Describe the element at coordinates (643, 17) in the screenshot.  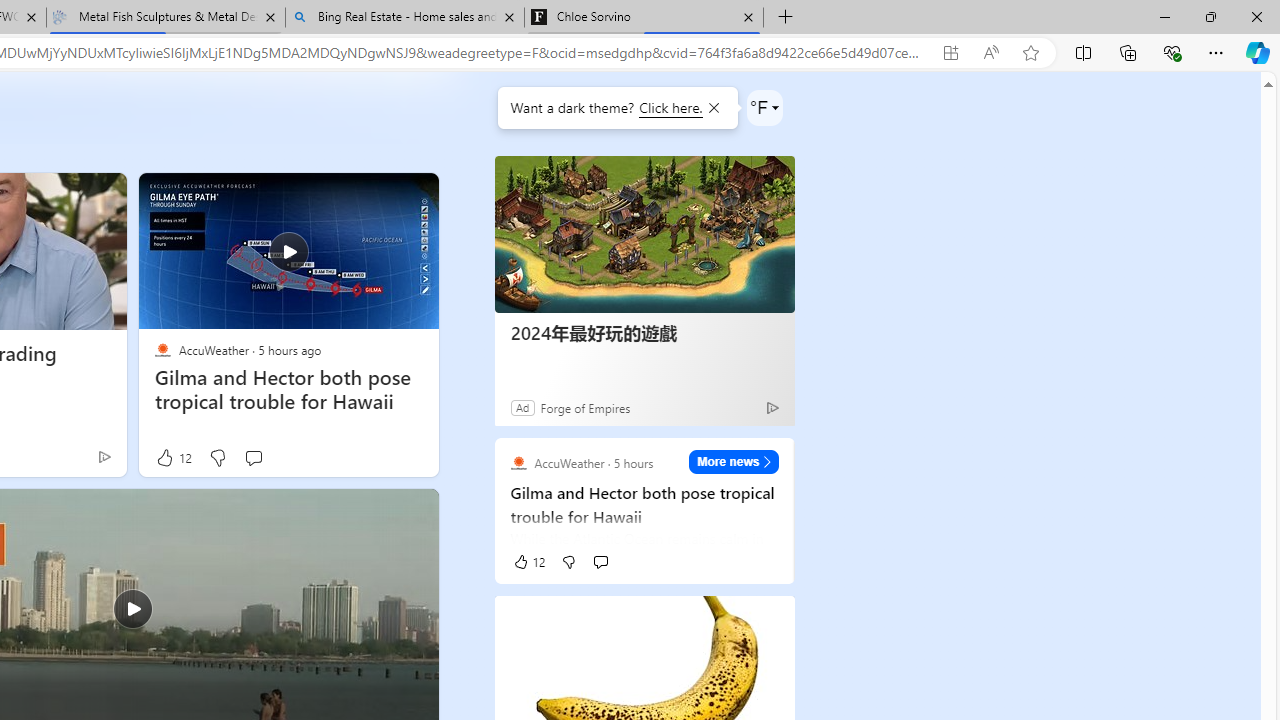
I see `'Chloe Sorvino'` at that location.